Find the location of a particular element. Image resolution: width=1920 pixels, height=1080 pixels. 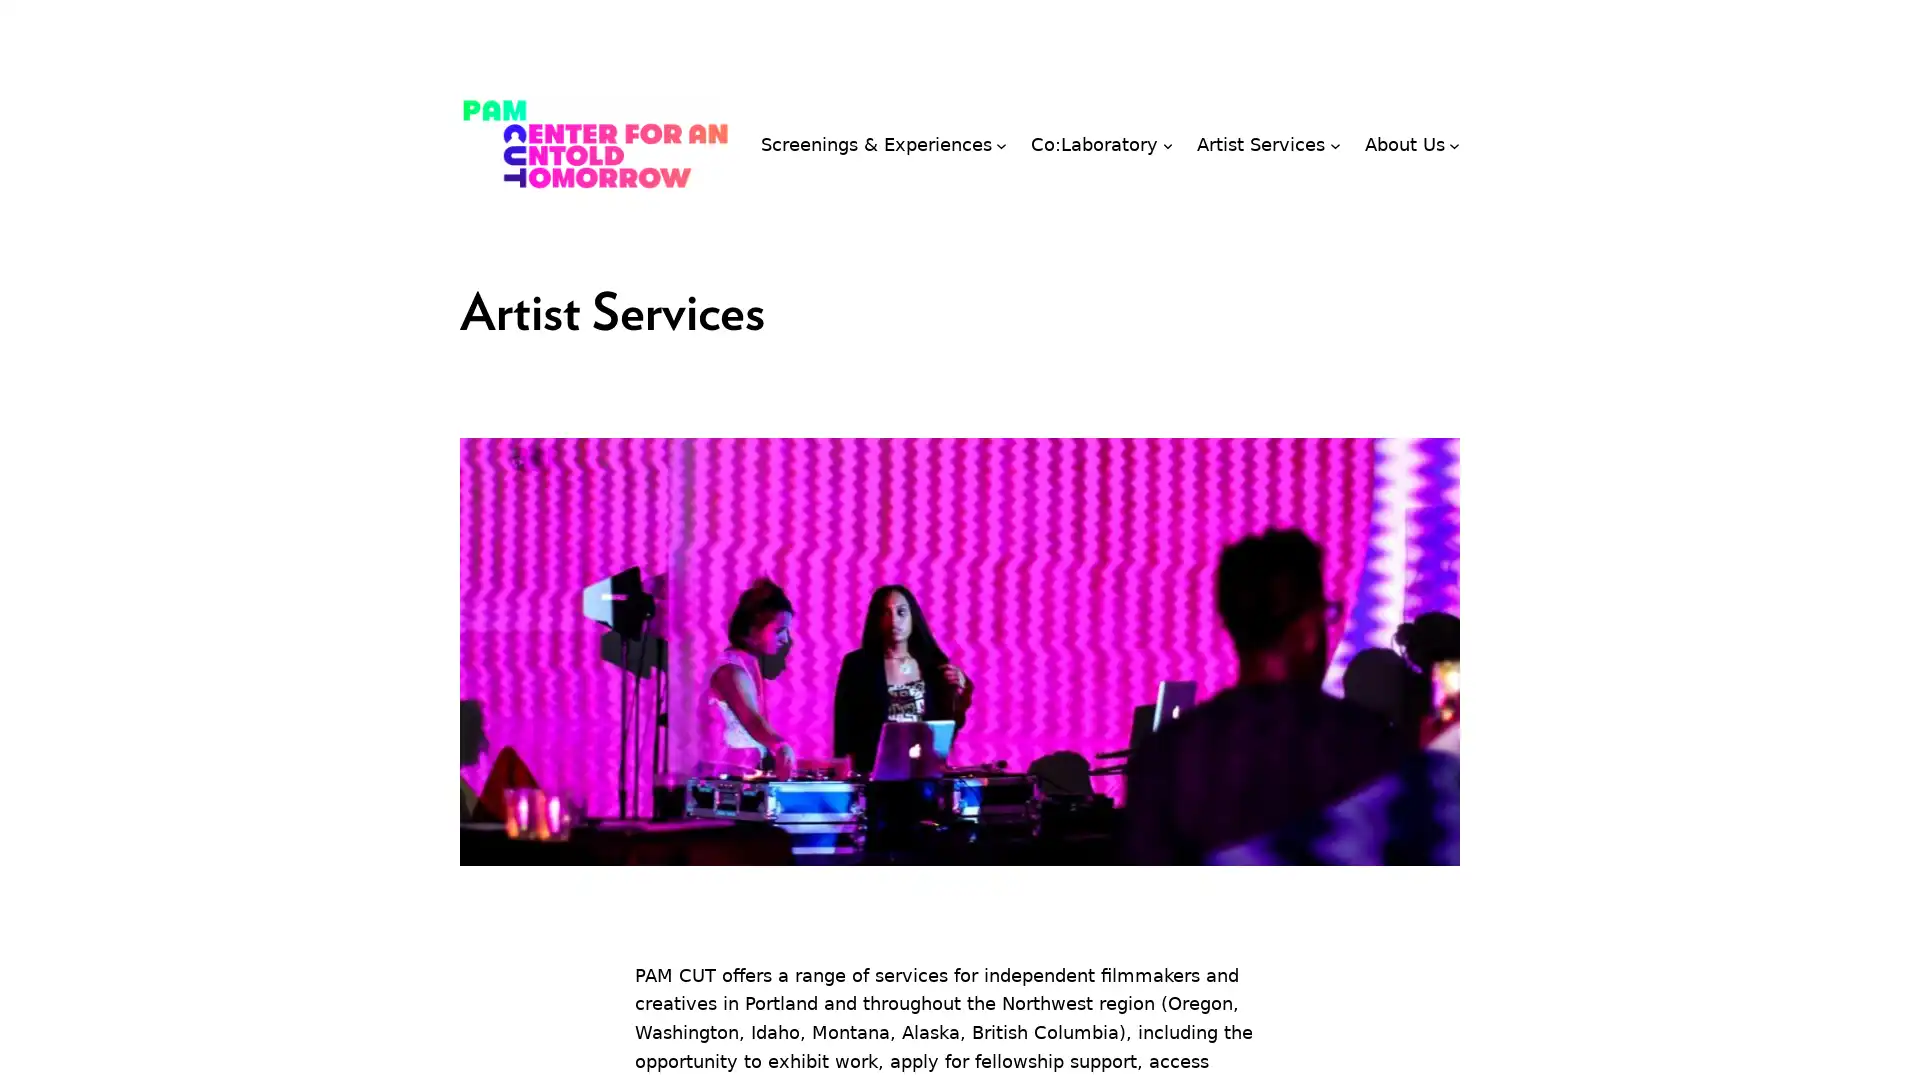

Co:Laboratory submenu is located at coordinates (1167, 143).